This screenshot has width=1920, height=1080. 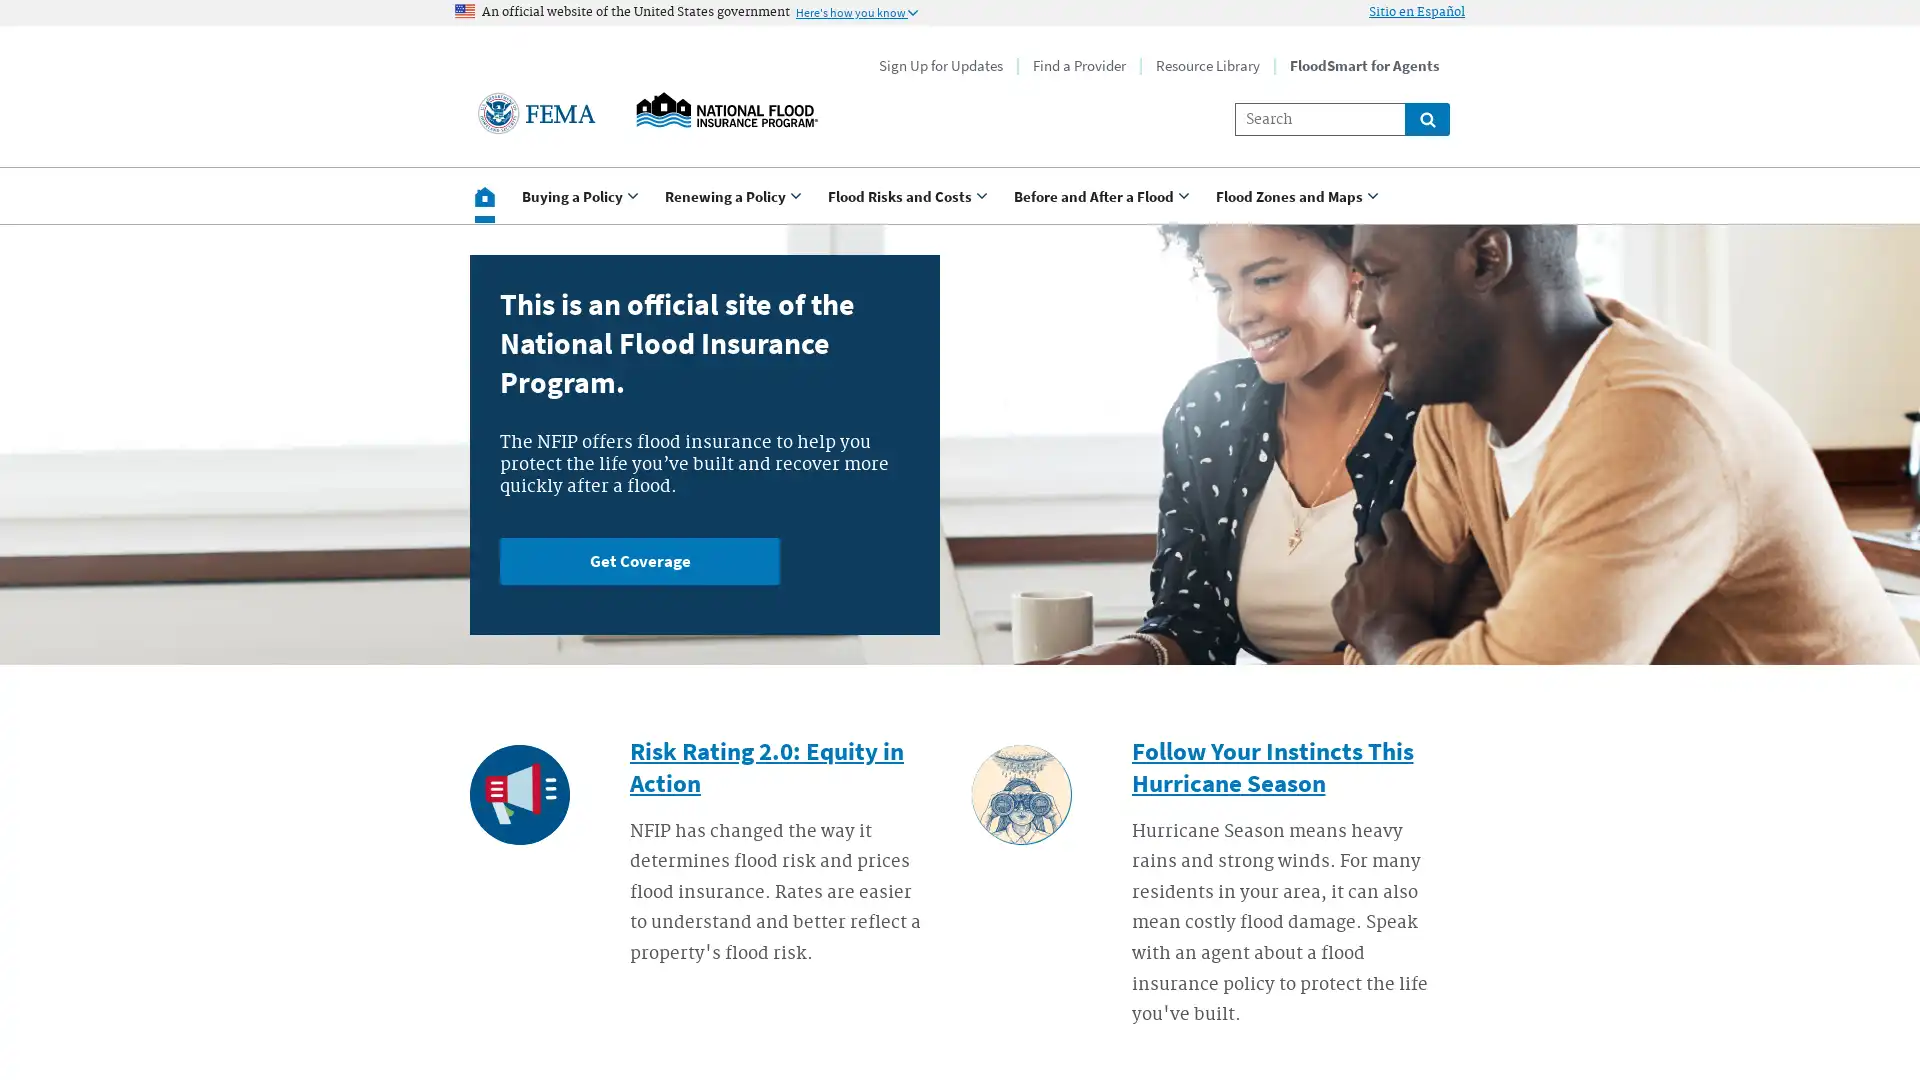 I want to click on Global search for site links and content throught floodsmart, so click(x=1426, y=119).